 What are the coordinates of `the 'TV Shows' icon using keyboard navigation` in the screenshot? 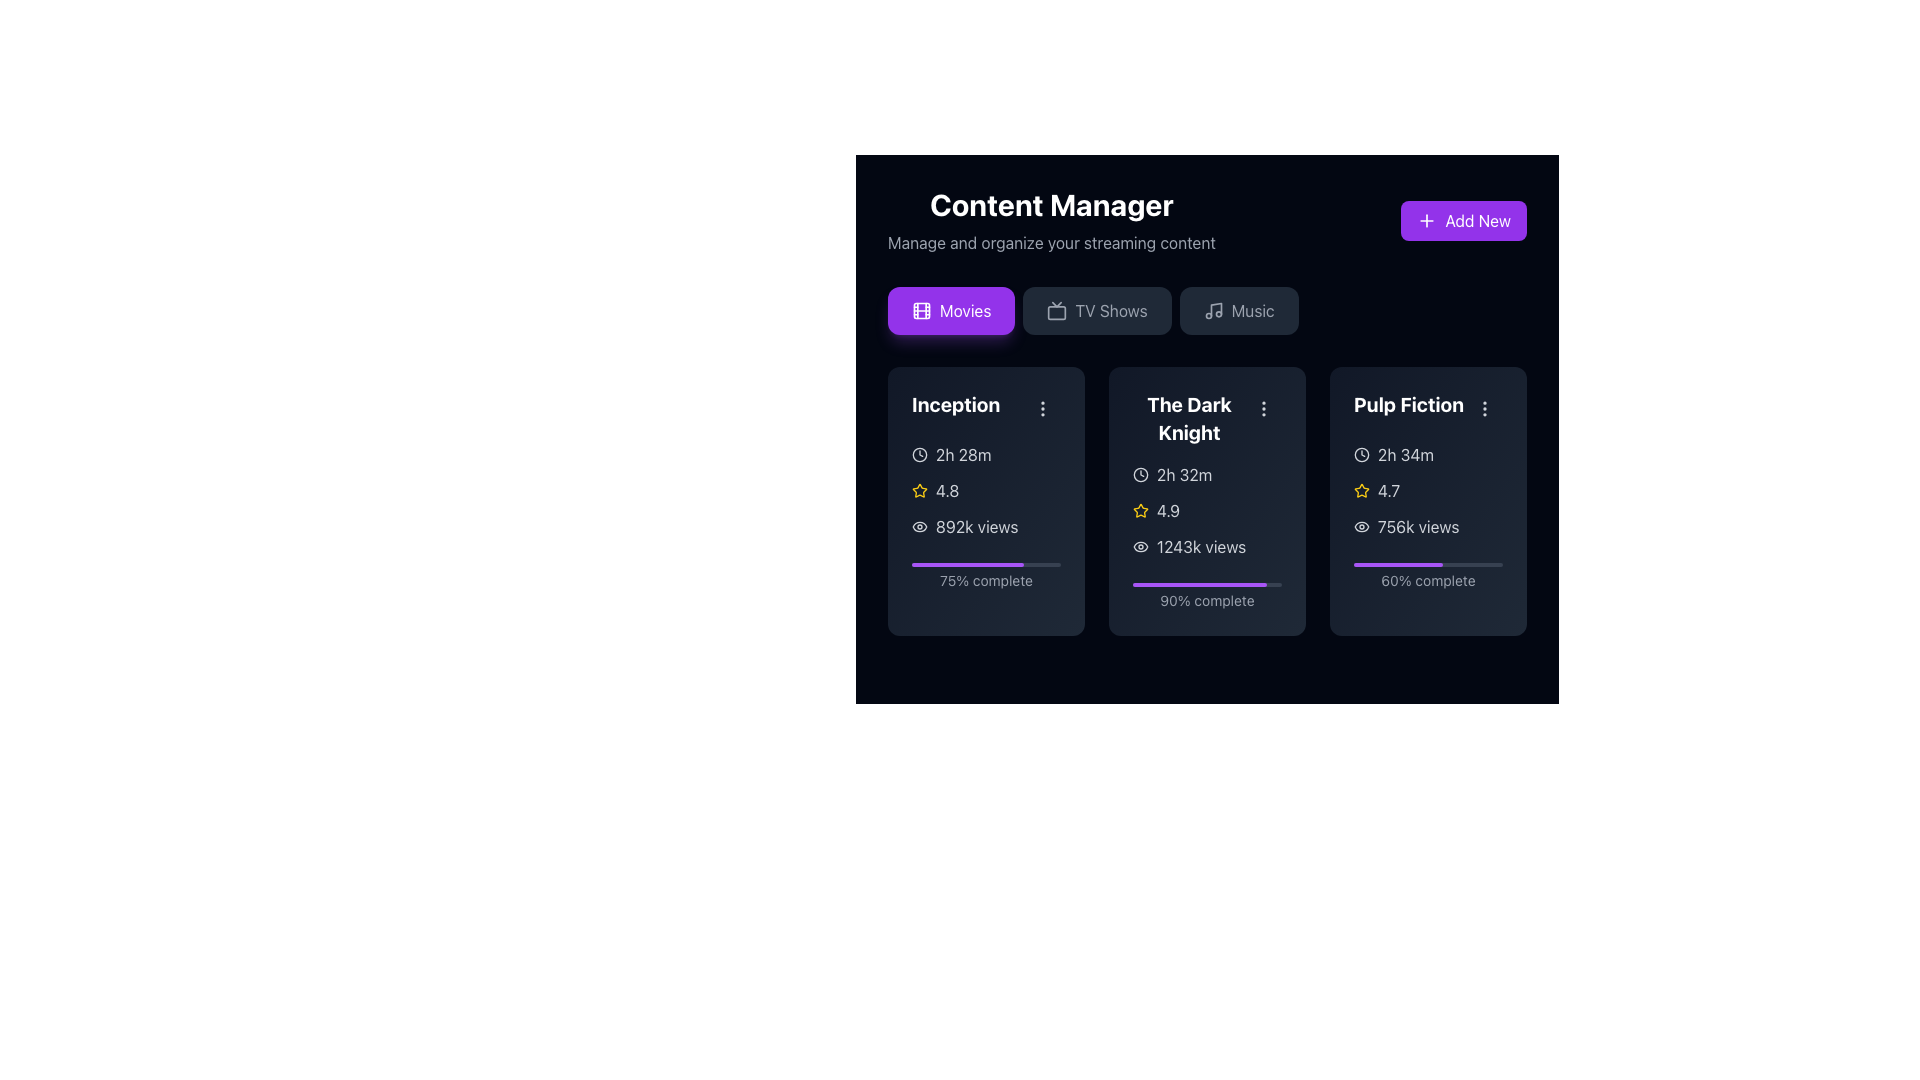 It's located at (1056, 311).